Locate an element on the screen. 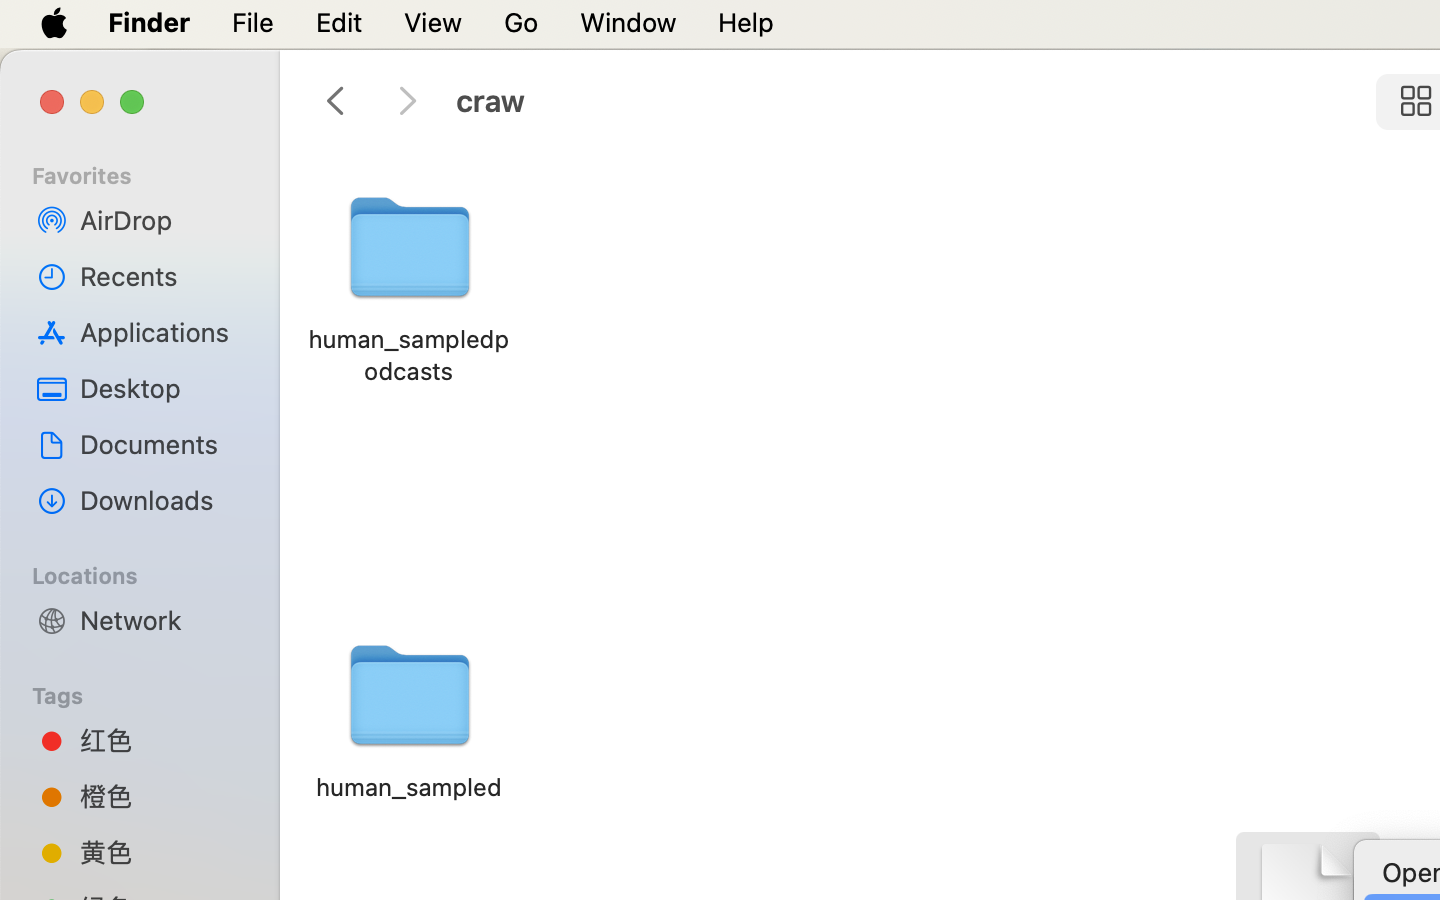 This screenshot has height=900, width=1440. 'Recents' is located at coordinates (159, 275).